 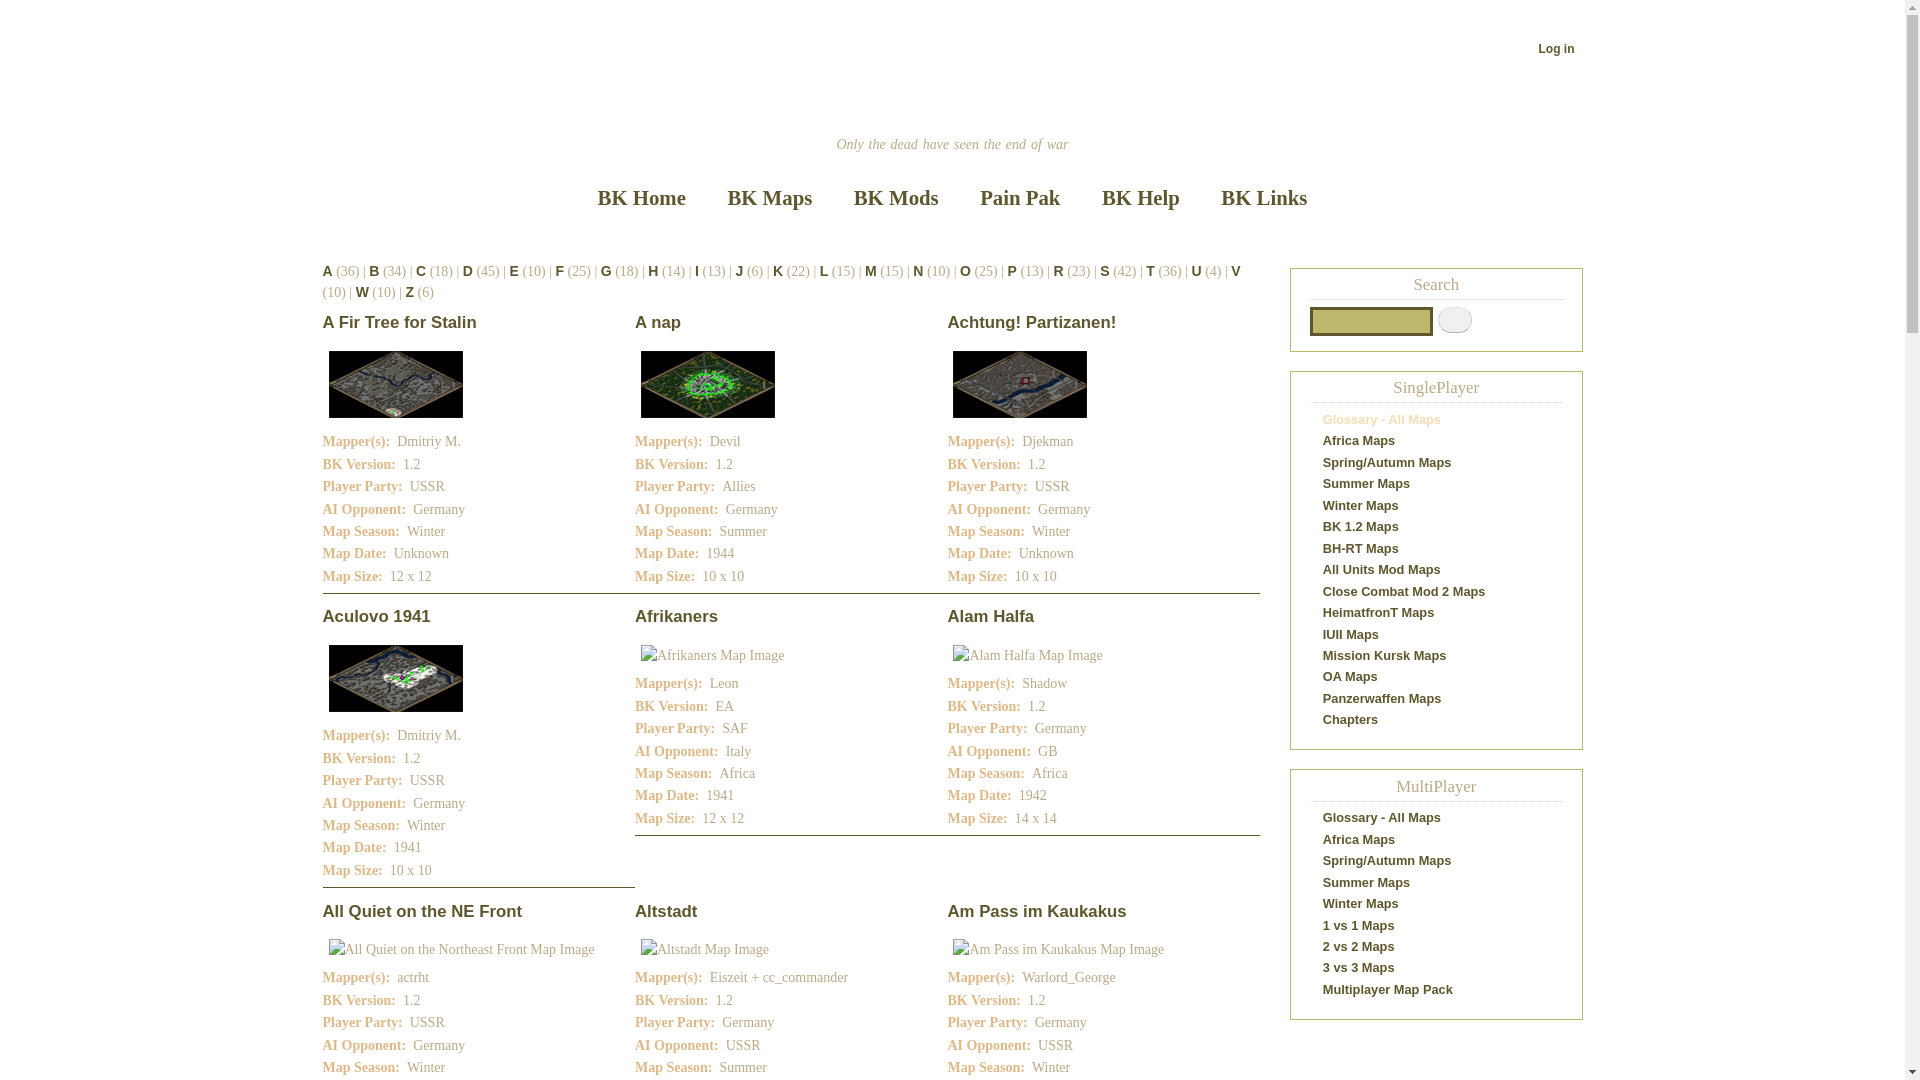 What do you see at coordinates (1384, 655) in the screenshot?
I see `'Mission Kursk Maps'` at bounding box center [1384, 655].